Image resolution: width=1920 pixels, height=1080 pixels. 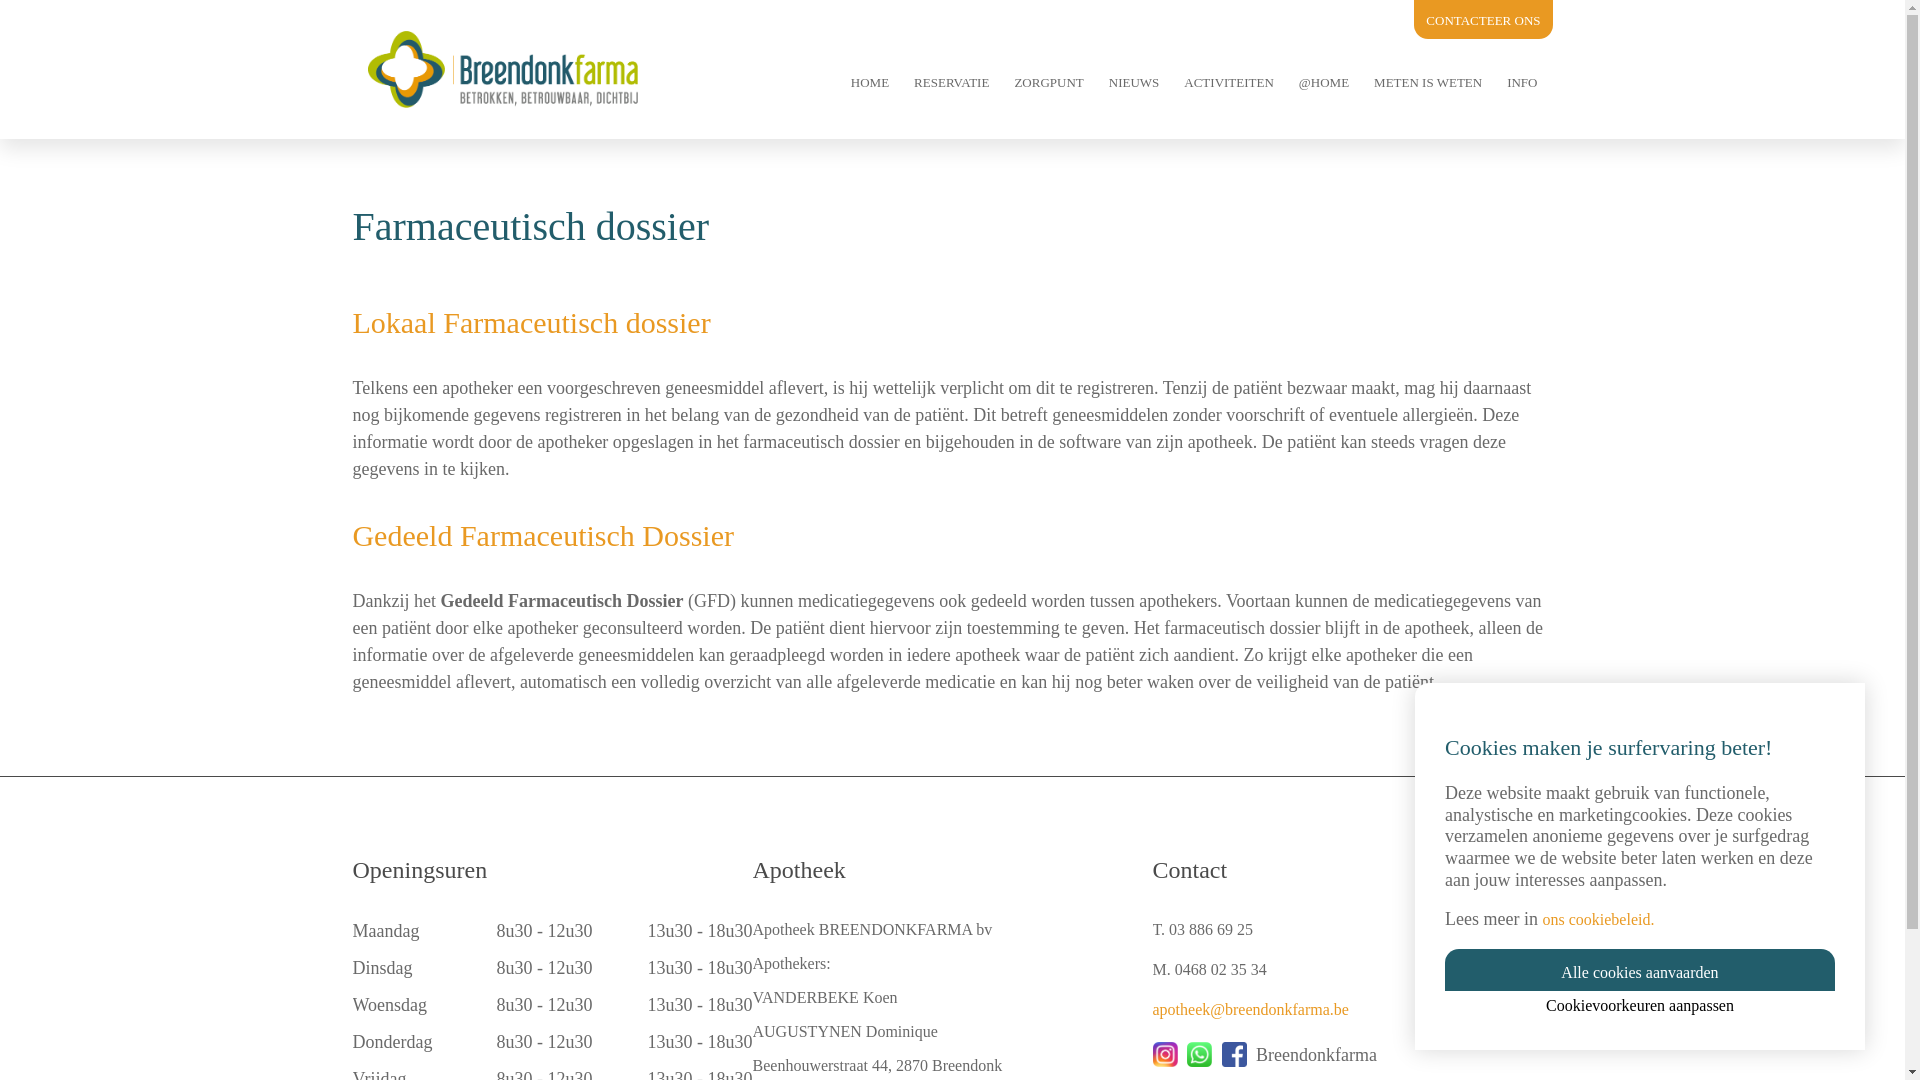 What do you see at coordinates (1248, 1009) in the screenshot?
I see `'apotheek@breendonkfarma.be'` at bounding box center [1248, 1009].